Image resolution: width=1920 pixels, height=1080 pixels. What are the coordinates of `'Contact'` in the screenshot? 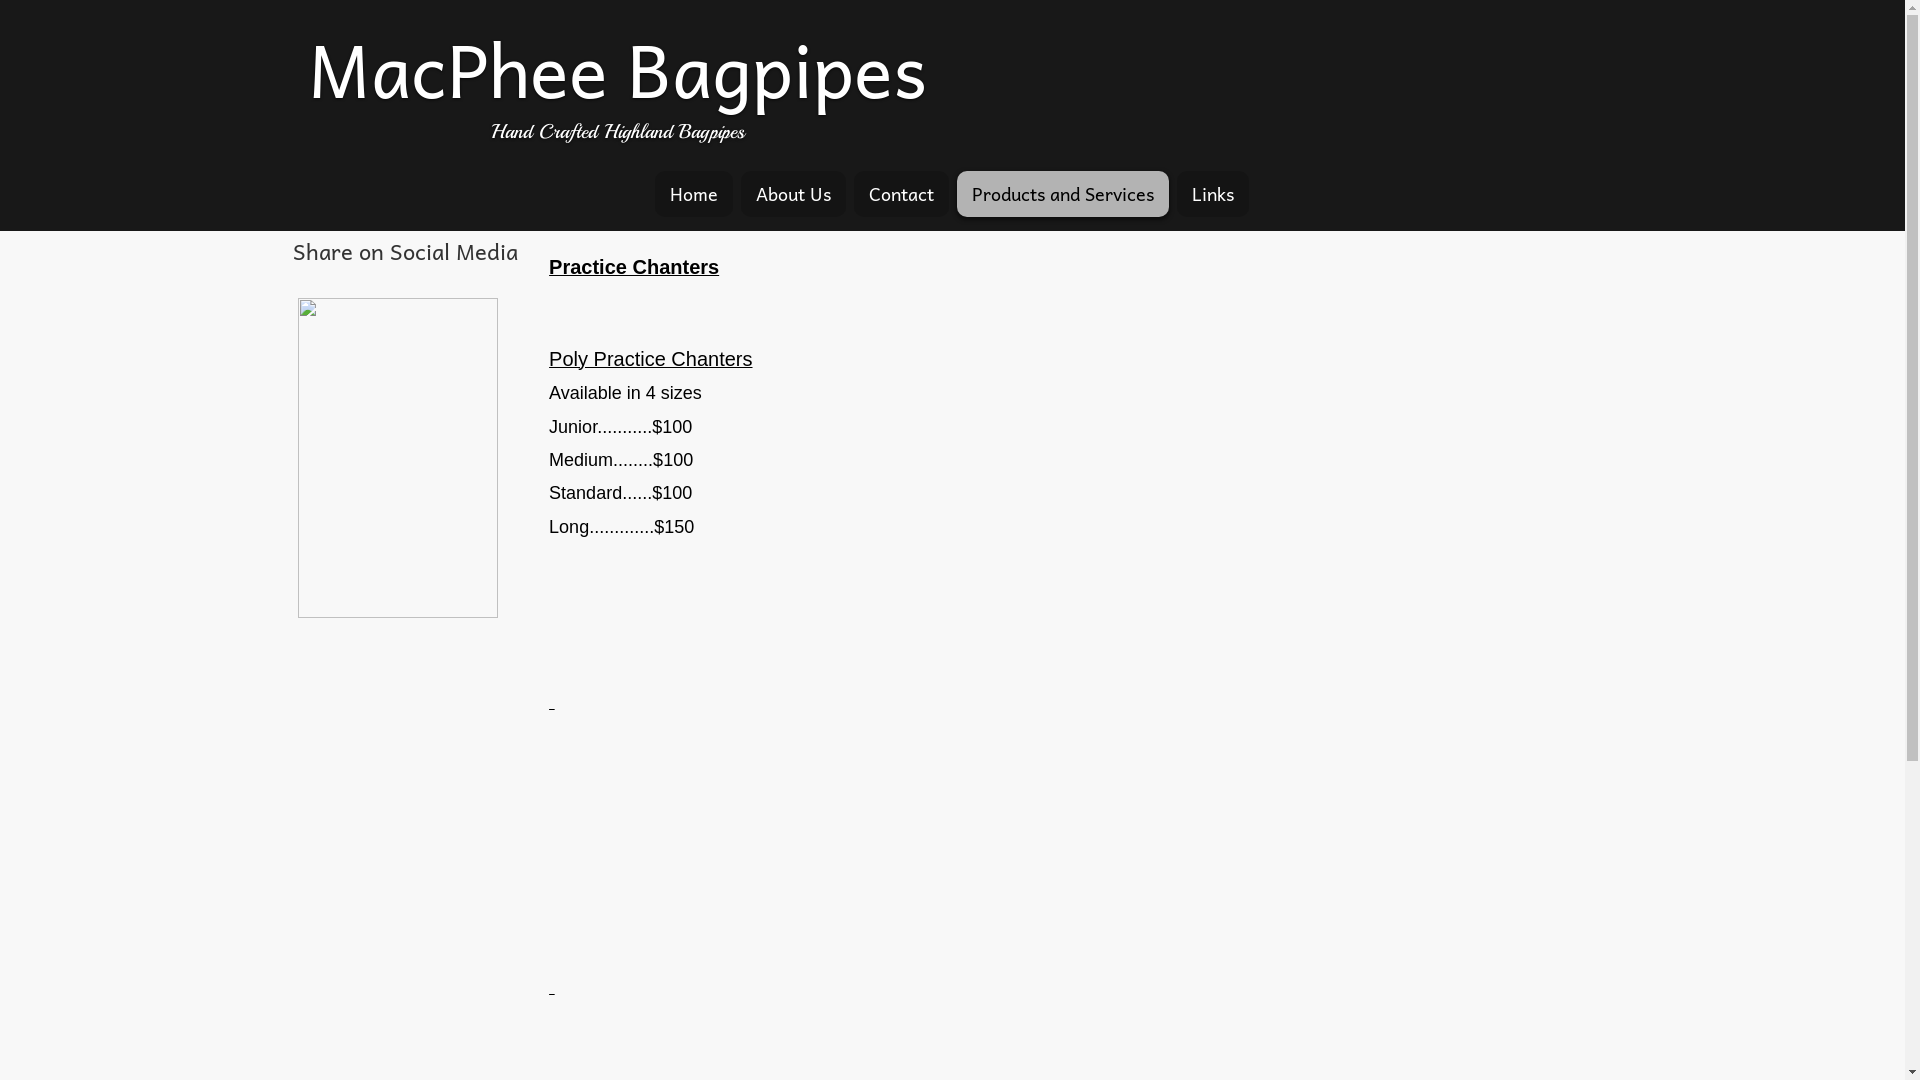 It's located at (854, 193).